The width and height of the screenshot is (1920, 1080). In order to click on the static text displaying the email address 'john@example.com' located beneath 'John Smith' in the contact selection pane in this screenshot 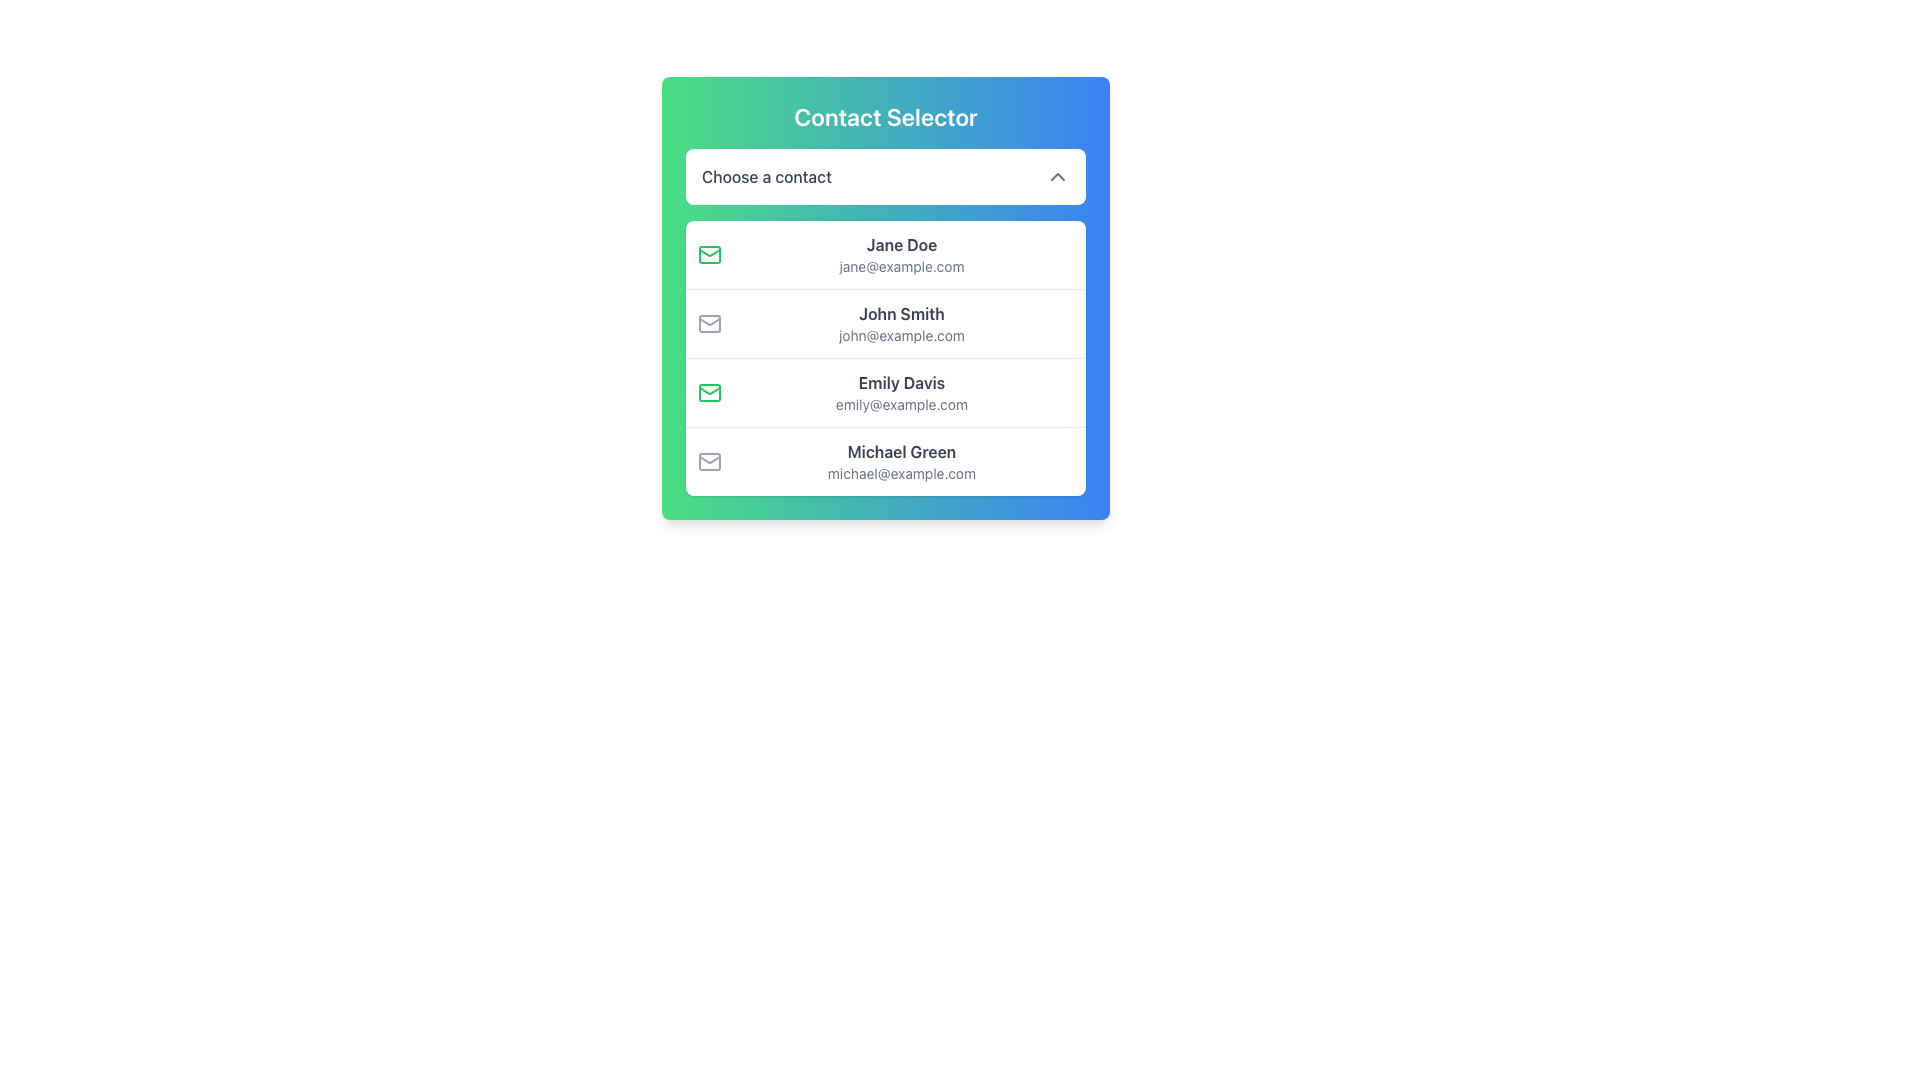, I will do `click(901, 334)`.